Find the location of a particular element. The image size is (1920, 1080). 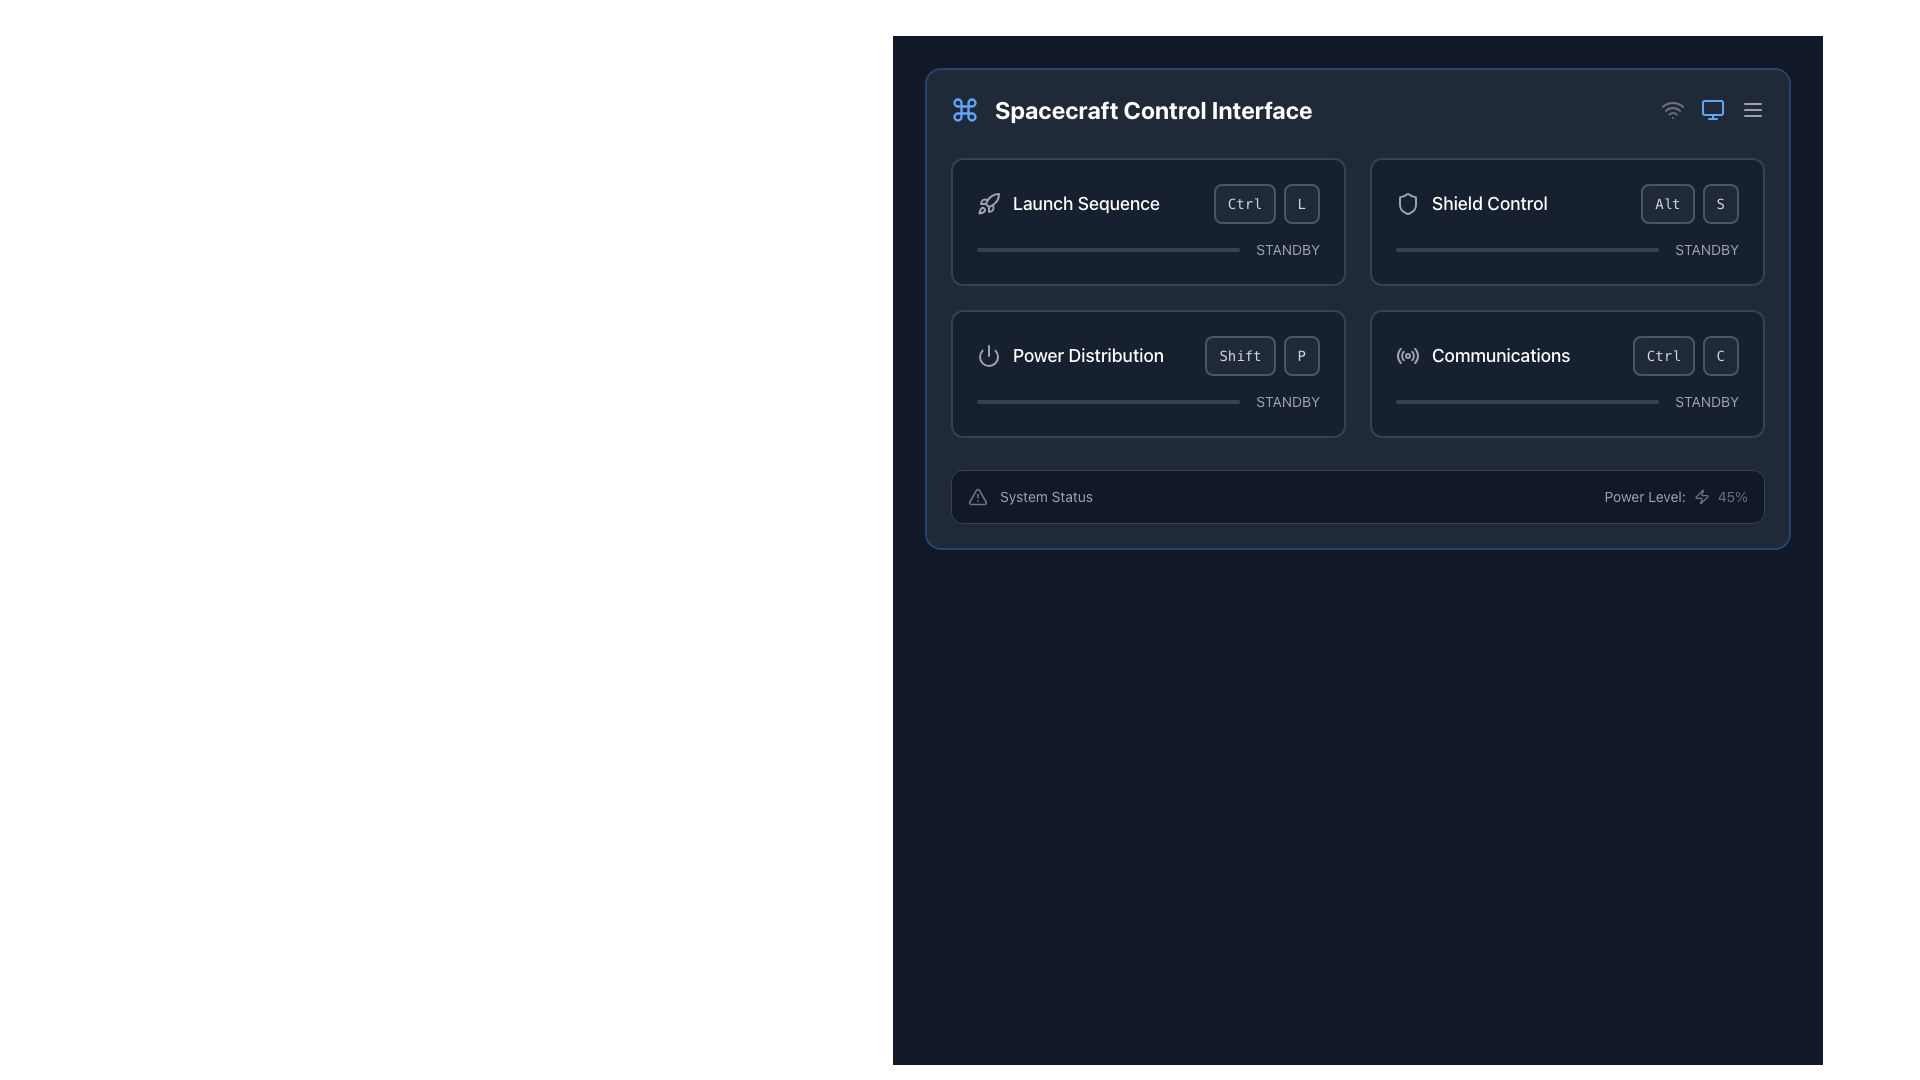

the Wi-Fi symbol icon, which is the first icon in a group of three located at the top-right corner of the interface, indicating network connectivity is located at coordinates (1673, 110).